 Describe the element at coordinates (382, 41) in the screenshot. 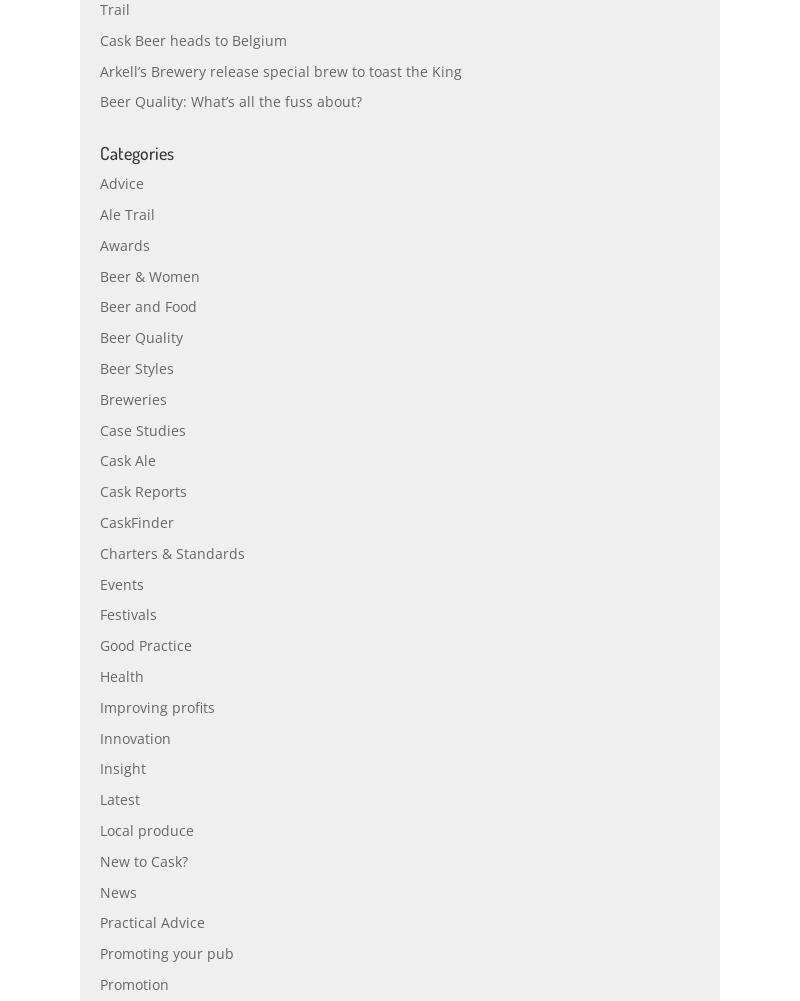

I see `'Arkell’s Brewery Announces the First Couple to Complete their 180th Anniversary Ale Trail'` at that location.